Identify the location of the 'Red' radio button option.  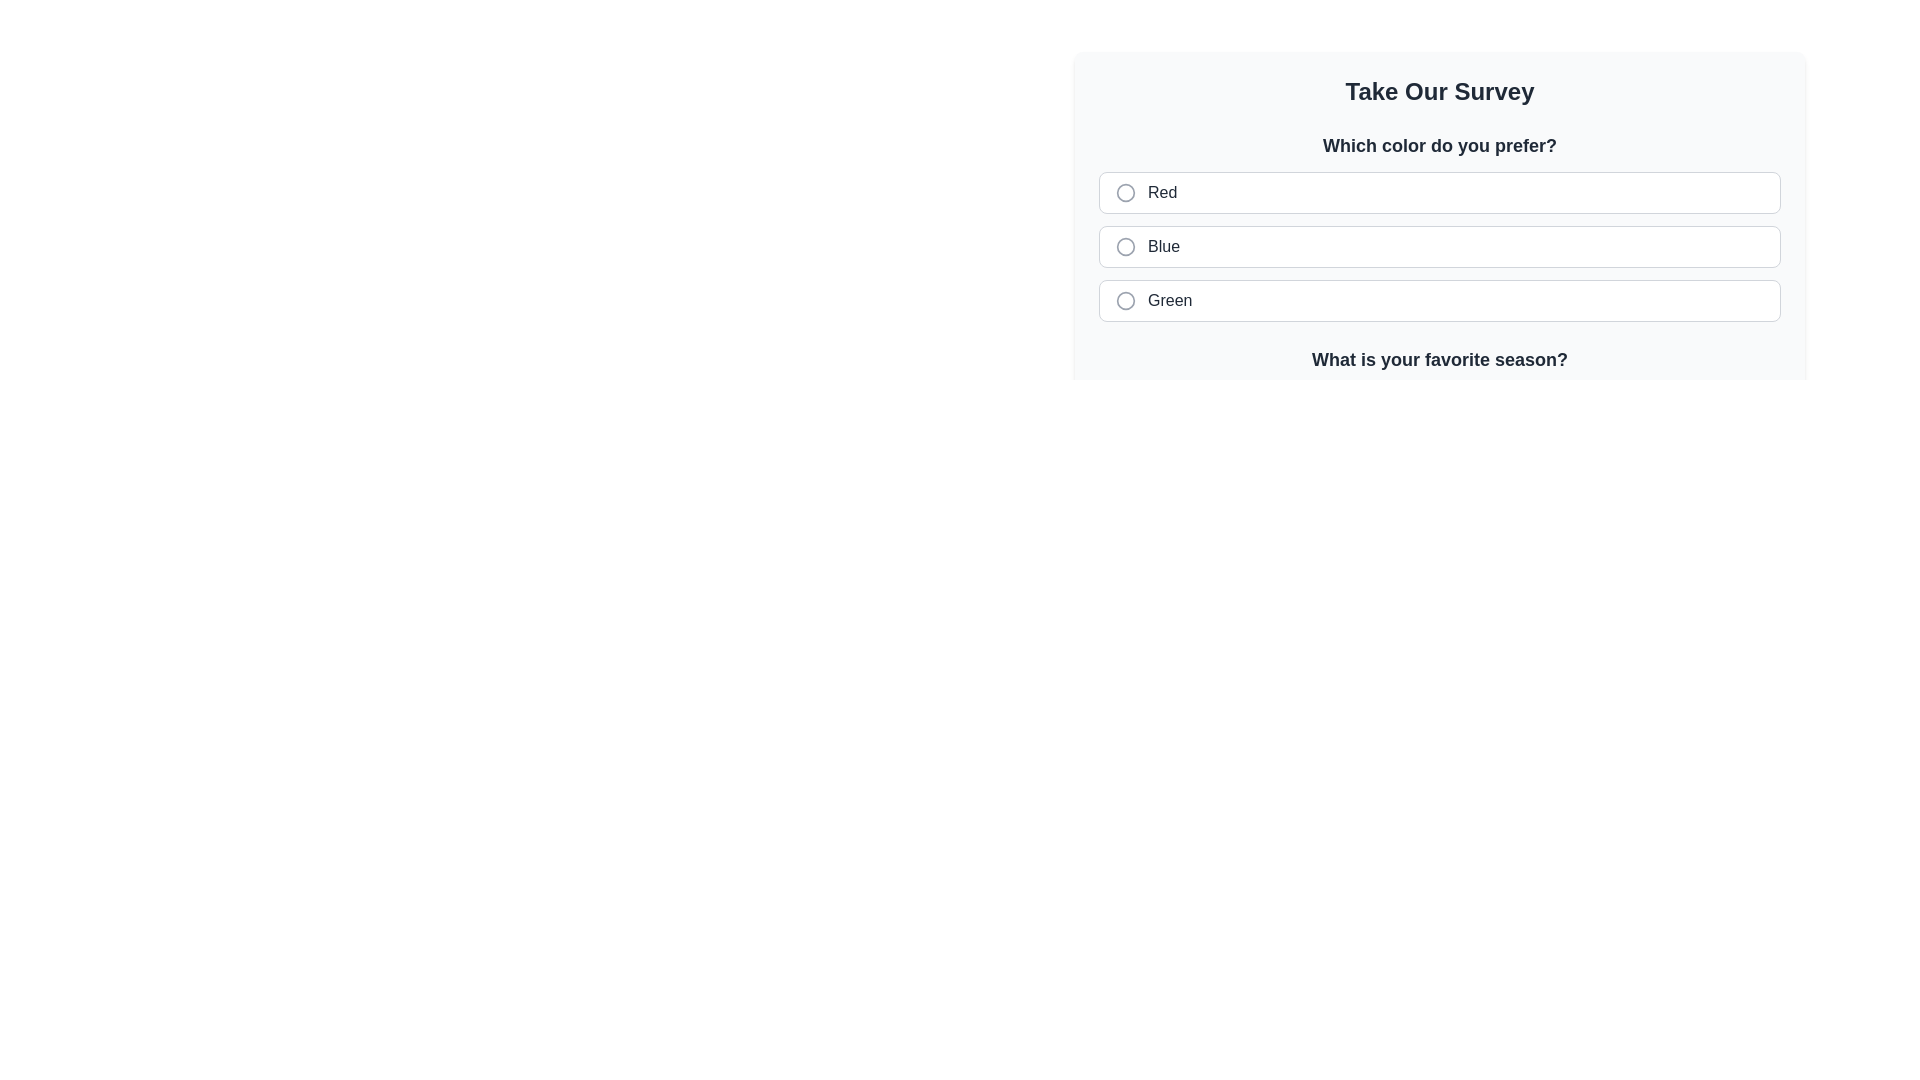
(1440, 192).